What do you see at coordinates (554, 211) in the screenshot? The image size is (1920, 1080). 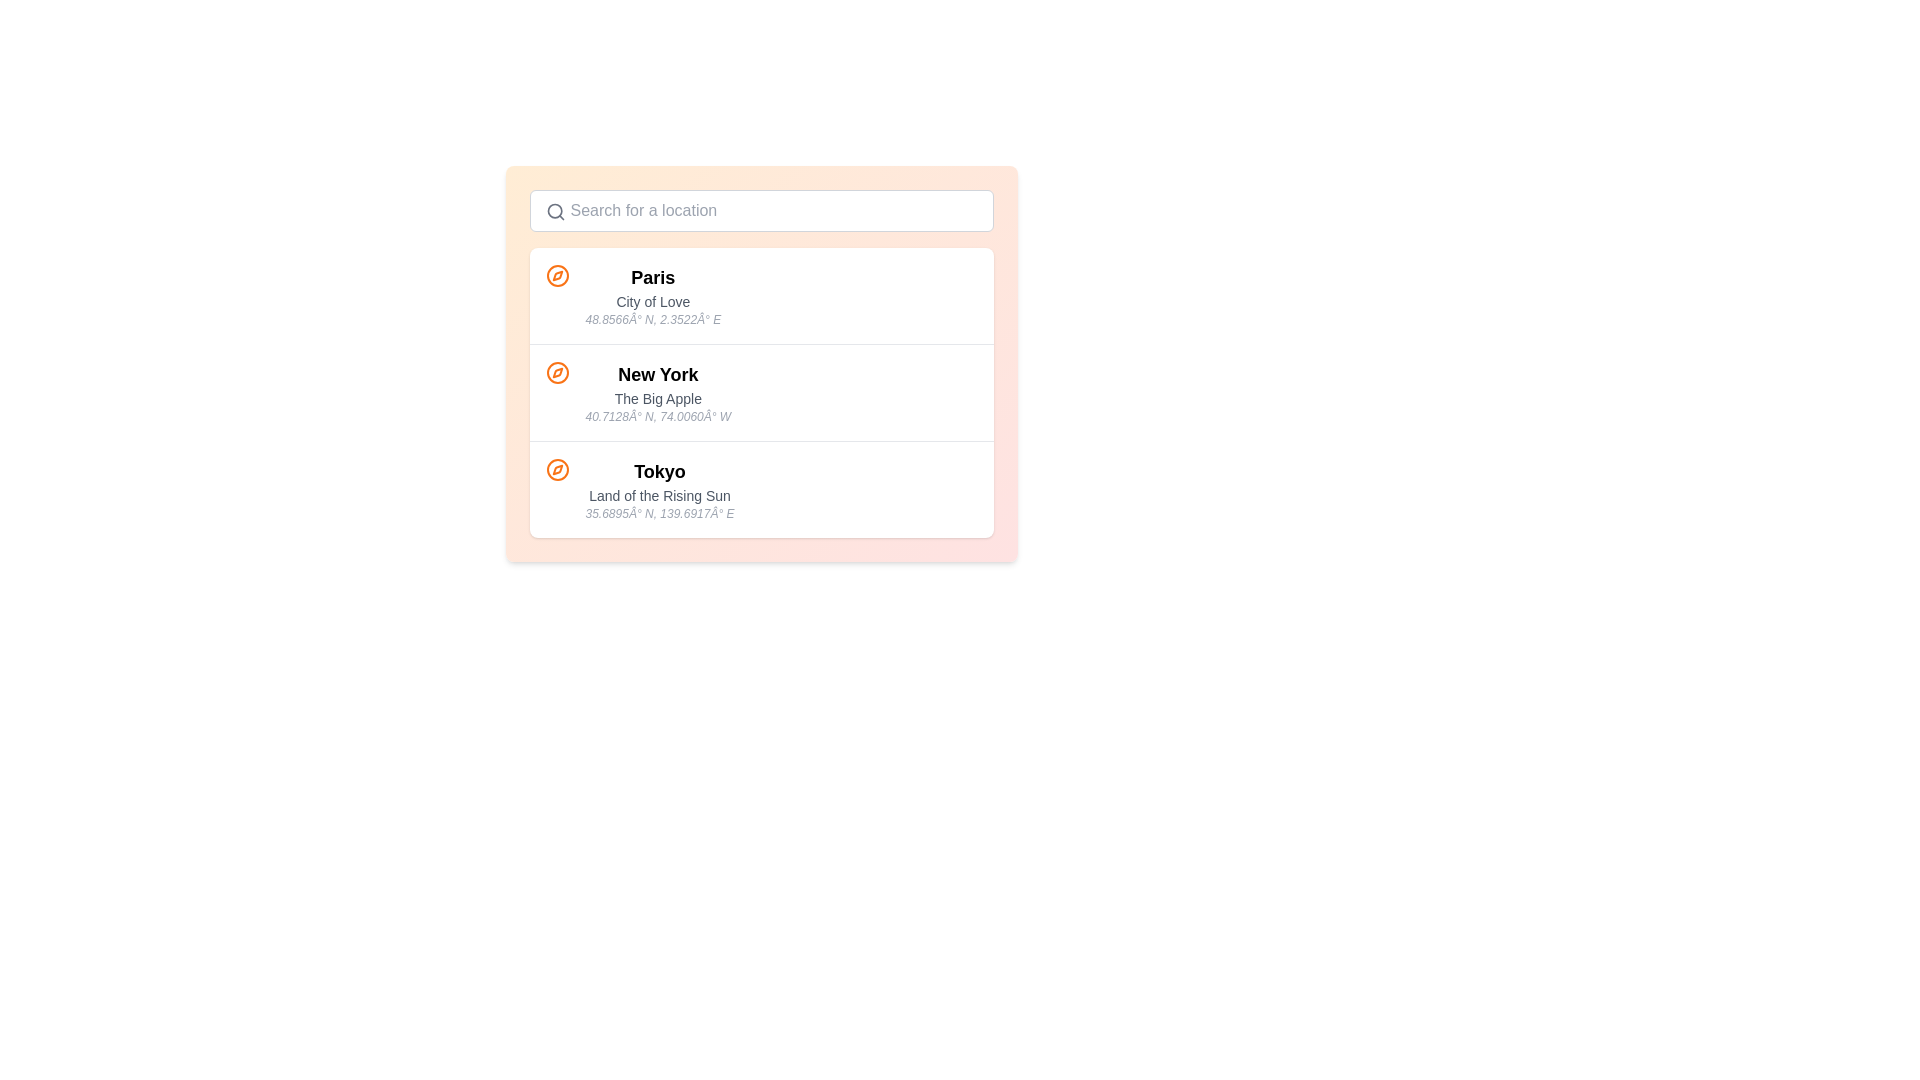 I see `the central circular part of the magnifying glass icon, which represents search functionality, located at the left of the search bar` at bounding box center [554, 211].